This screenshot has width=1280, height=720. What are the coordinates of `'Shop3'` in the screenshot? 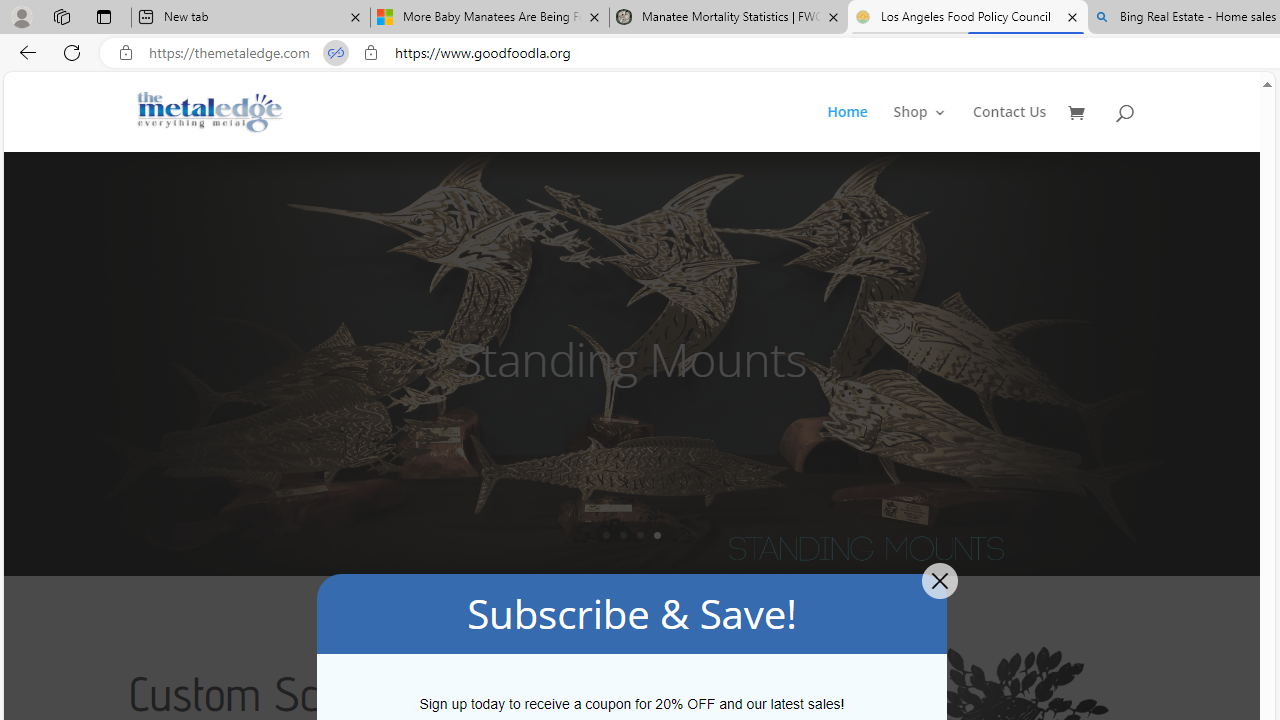 It's located at (930, 128).